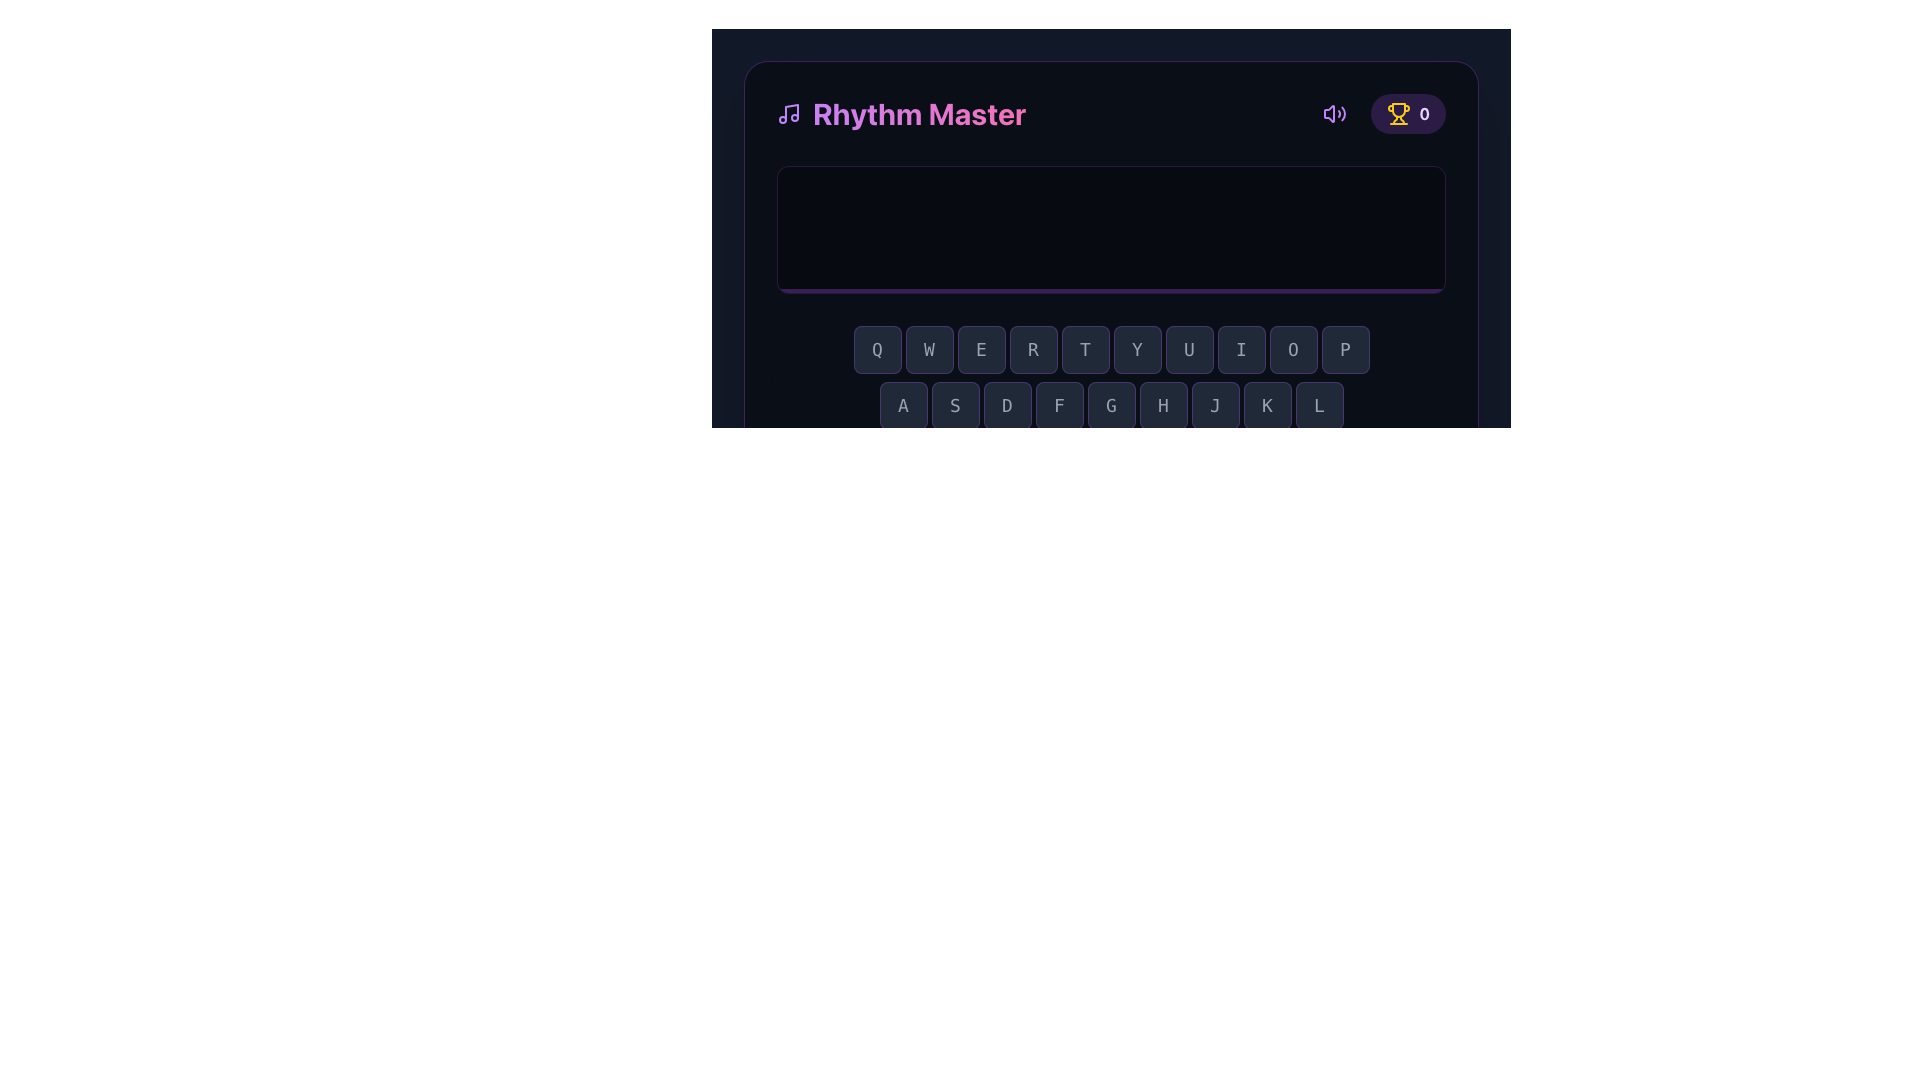 The height and width of the screenshot is (1080, 1920). What do you see at coordinates (1379, 114) in the screenshot?
I see `the Score indicator, which is a purple rectangular area containing a yellow trophy icon and the number '0' in light purple text, located in the upper-right corner of the 'Rhythm Master' section` at bounding box center [1379, 114].